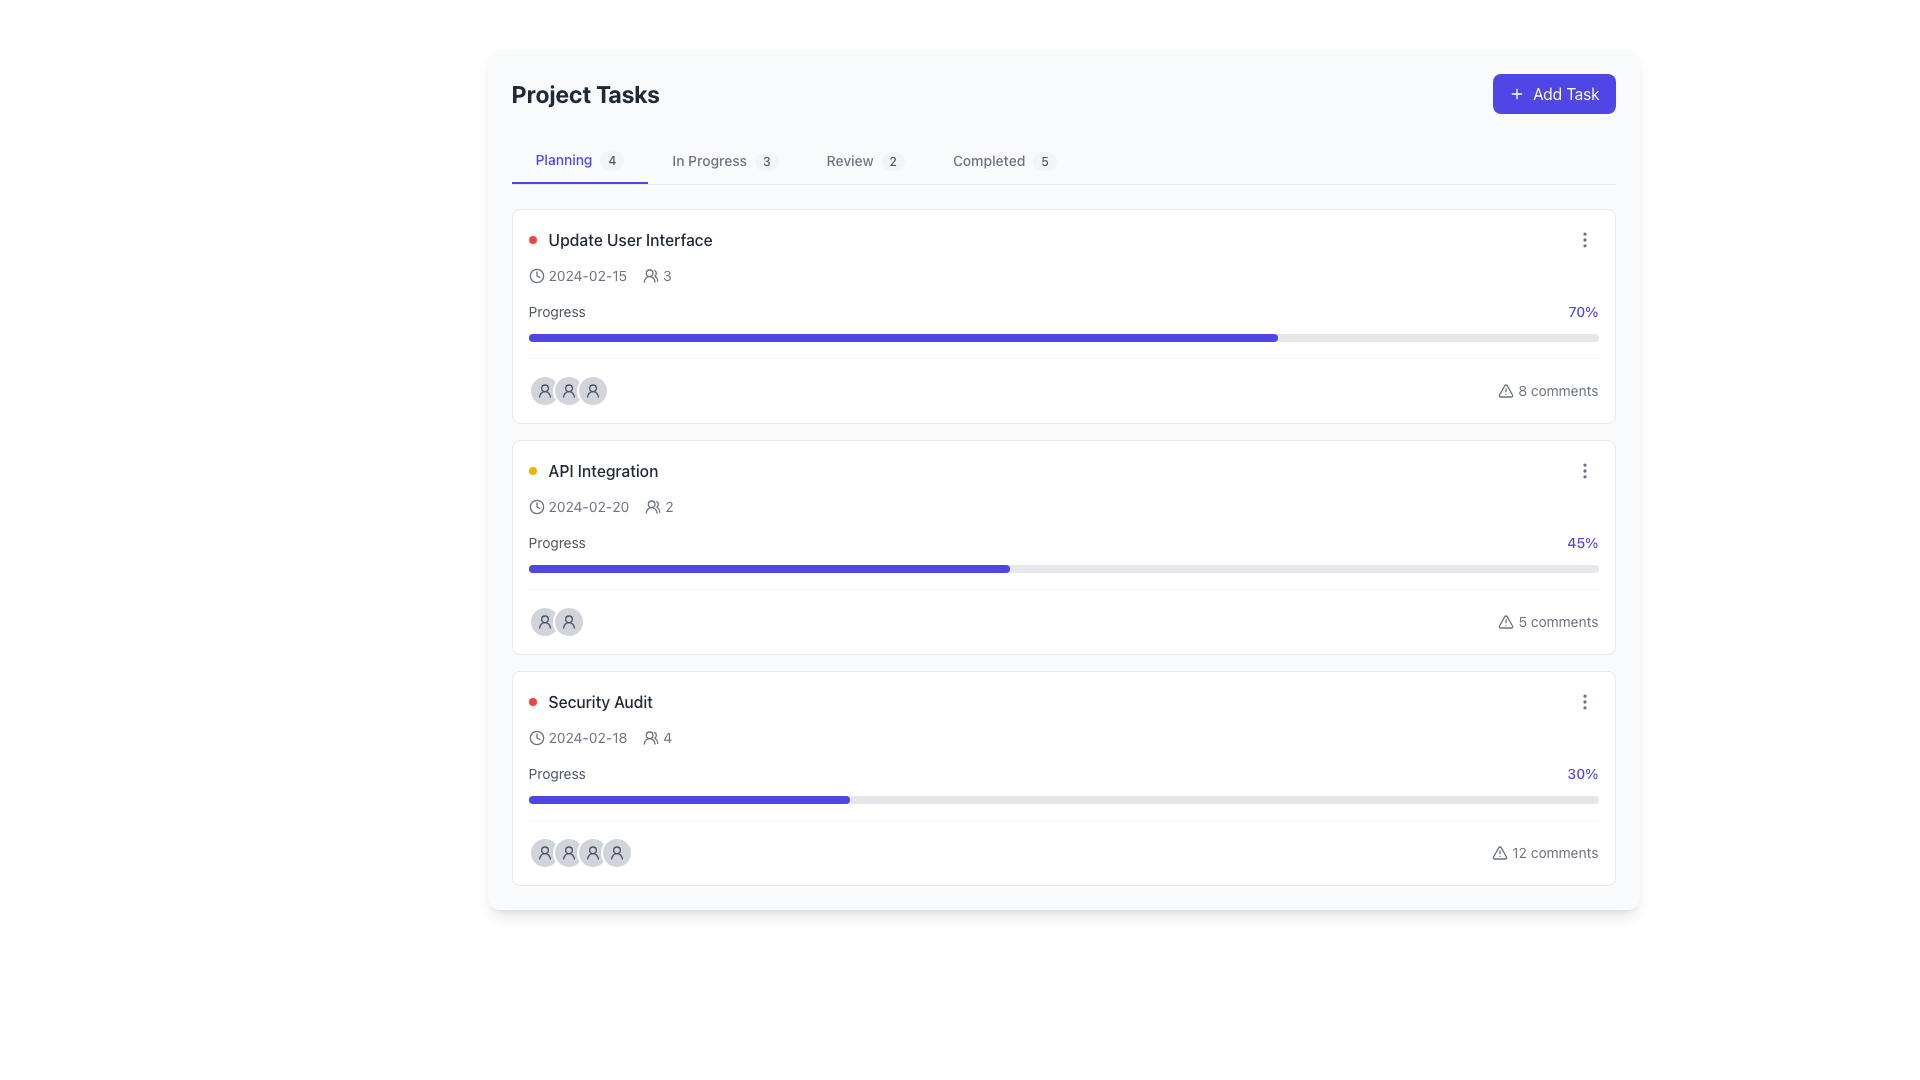  I want to click on data displayed in the Counter badge located in the top-right section of the 'Completed' tab in the task management interface, so click(1044, 160).